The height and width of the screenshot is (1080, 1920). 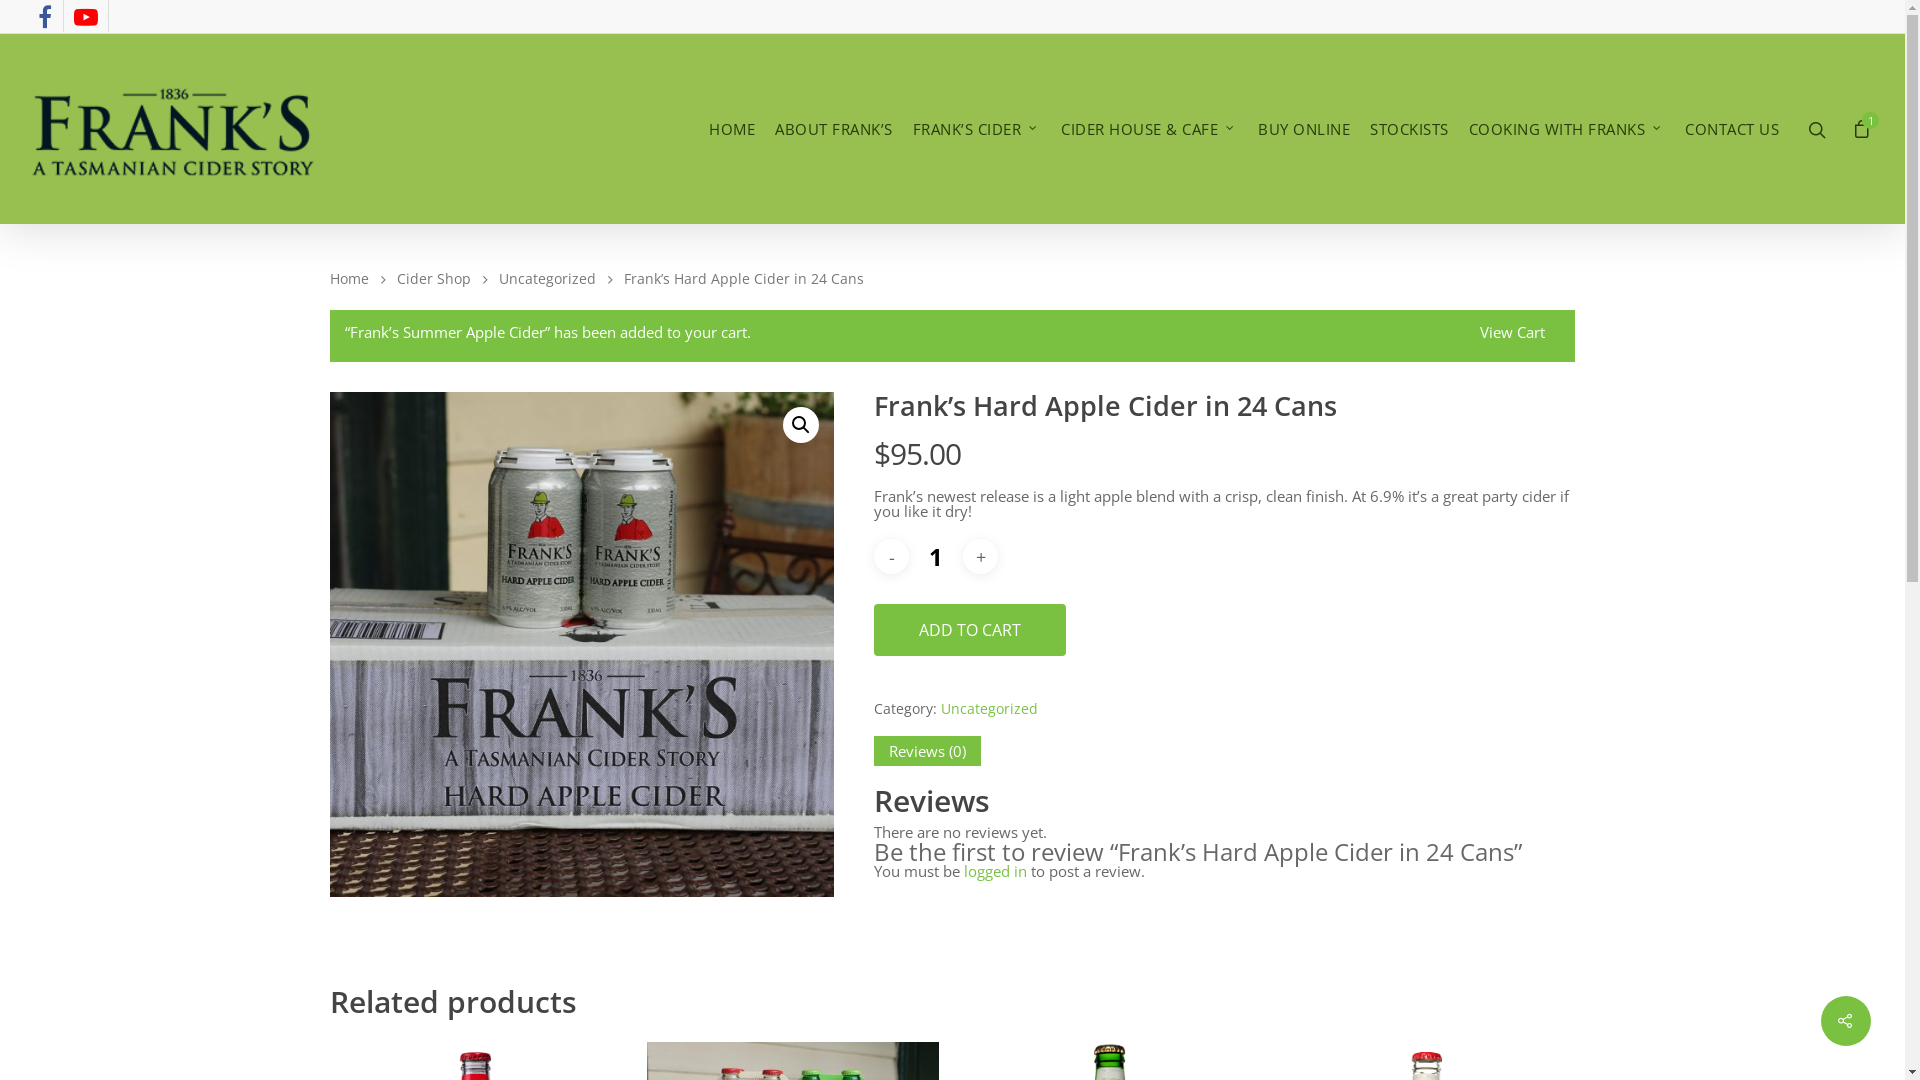 I want to click on 'logged in', so click(x=964, y=870).